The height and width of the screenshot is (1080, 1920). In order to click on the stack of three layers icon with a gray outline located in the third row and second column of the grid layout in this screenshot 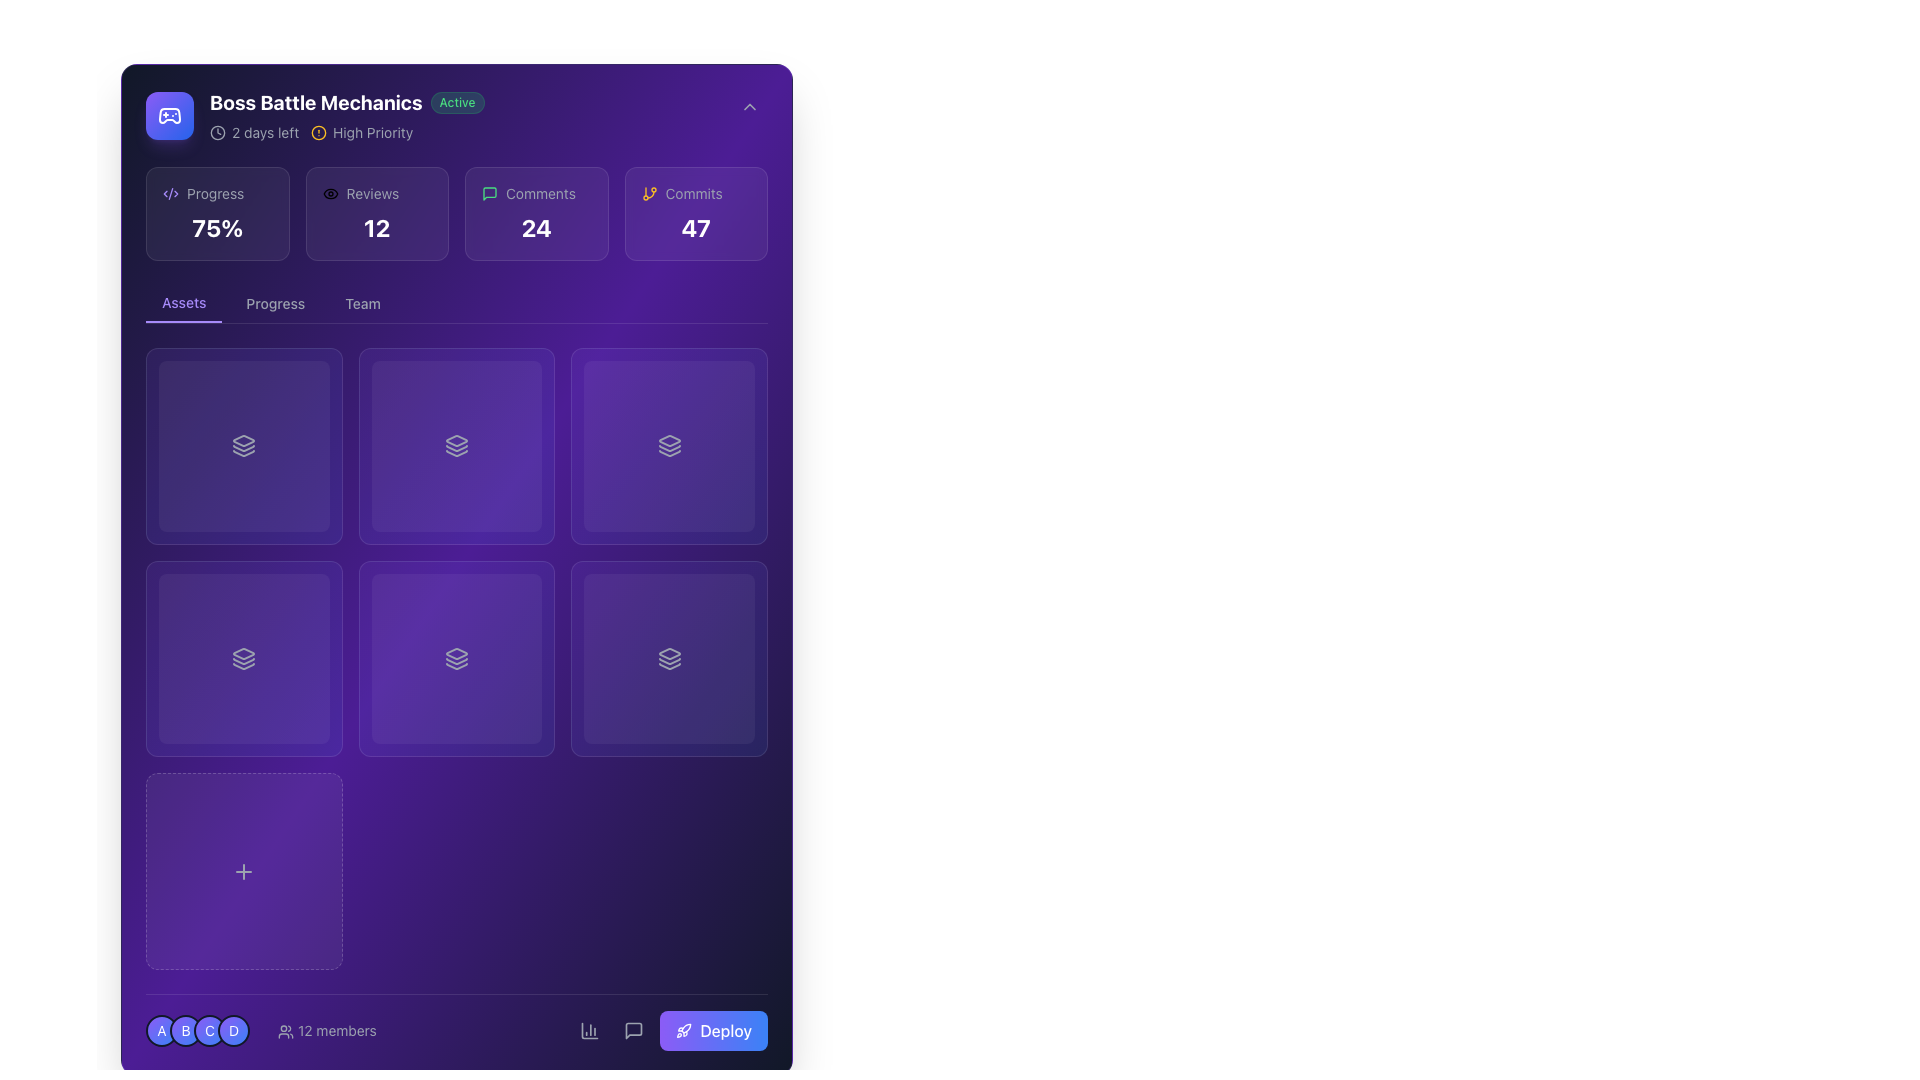, I will do `click(669, 659)`.